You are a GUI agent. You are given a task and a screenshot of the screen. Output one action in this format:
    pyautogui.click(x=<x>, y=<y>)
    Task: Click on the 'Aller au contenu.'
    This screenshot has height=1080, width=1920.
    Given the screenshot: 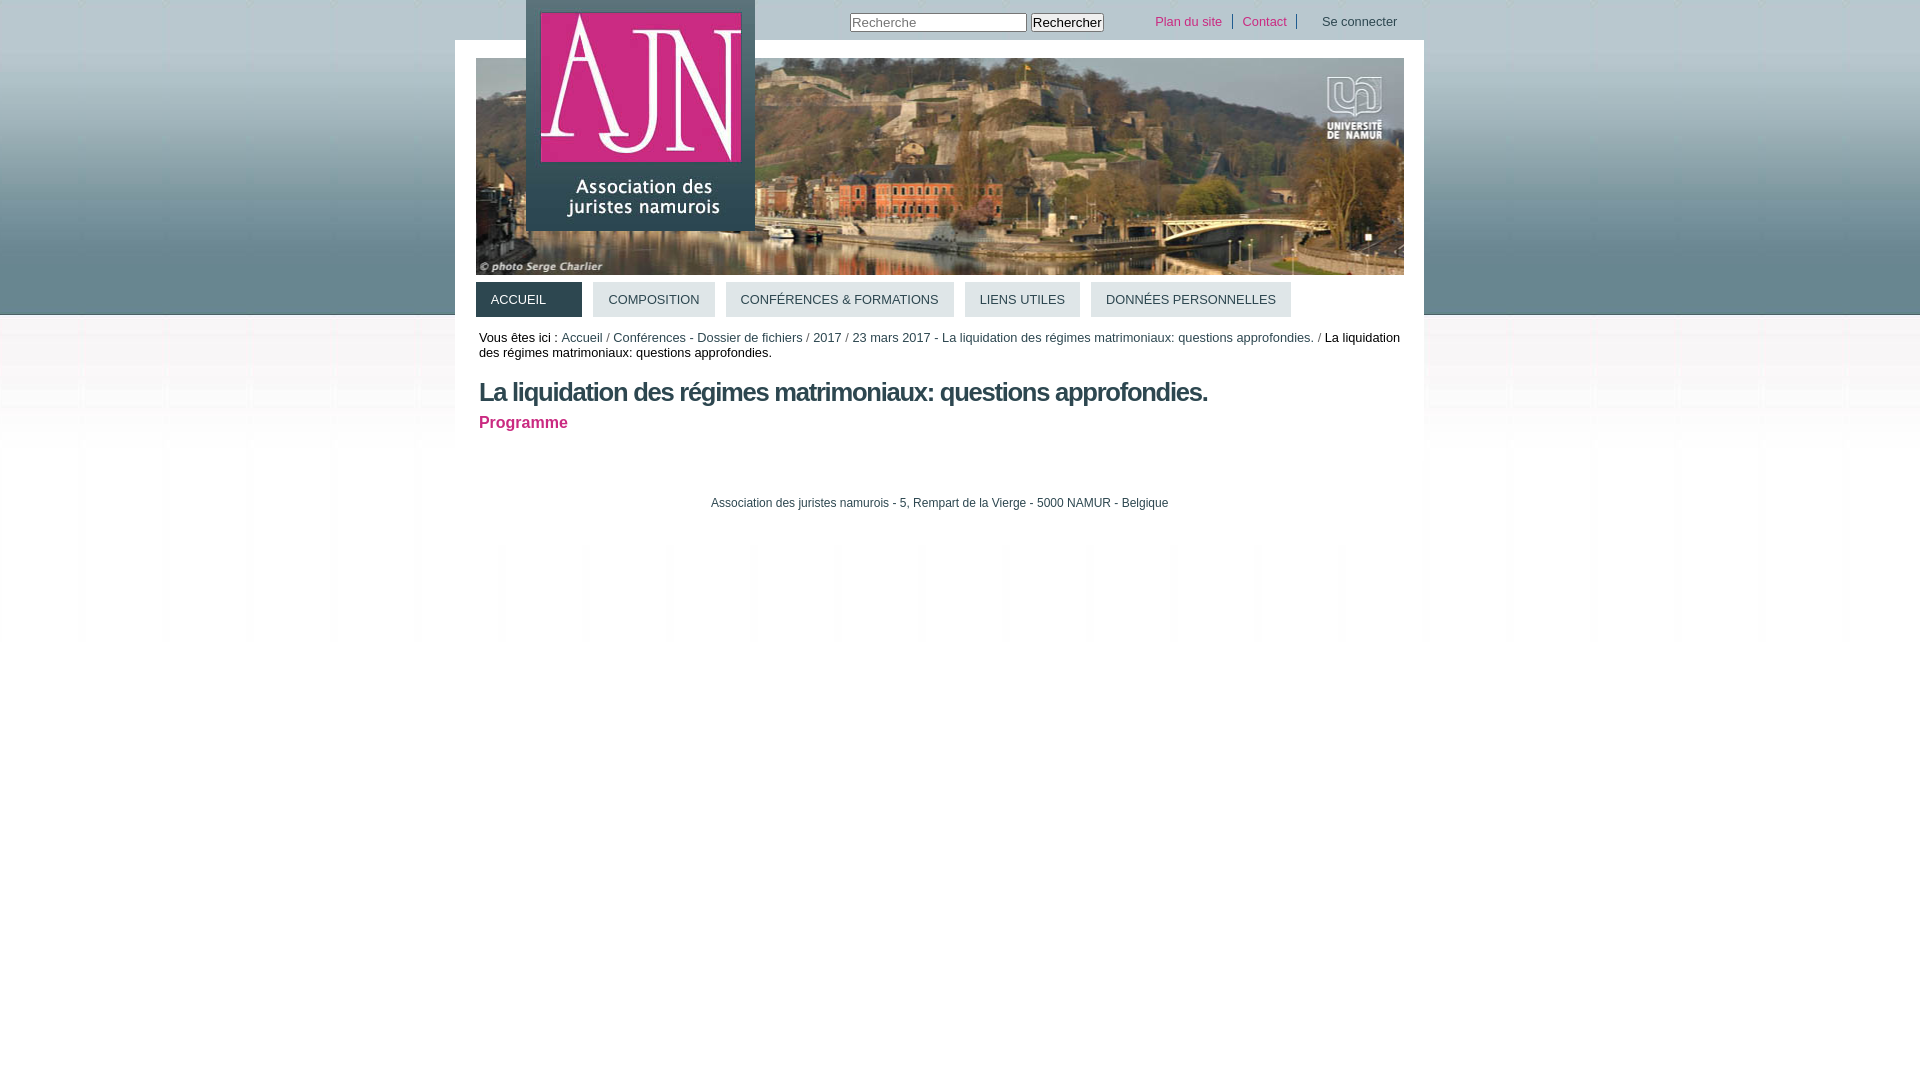 What is the action you would take?
    pyautogui.click(x=473, y=63)
    